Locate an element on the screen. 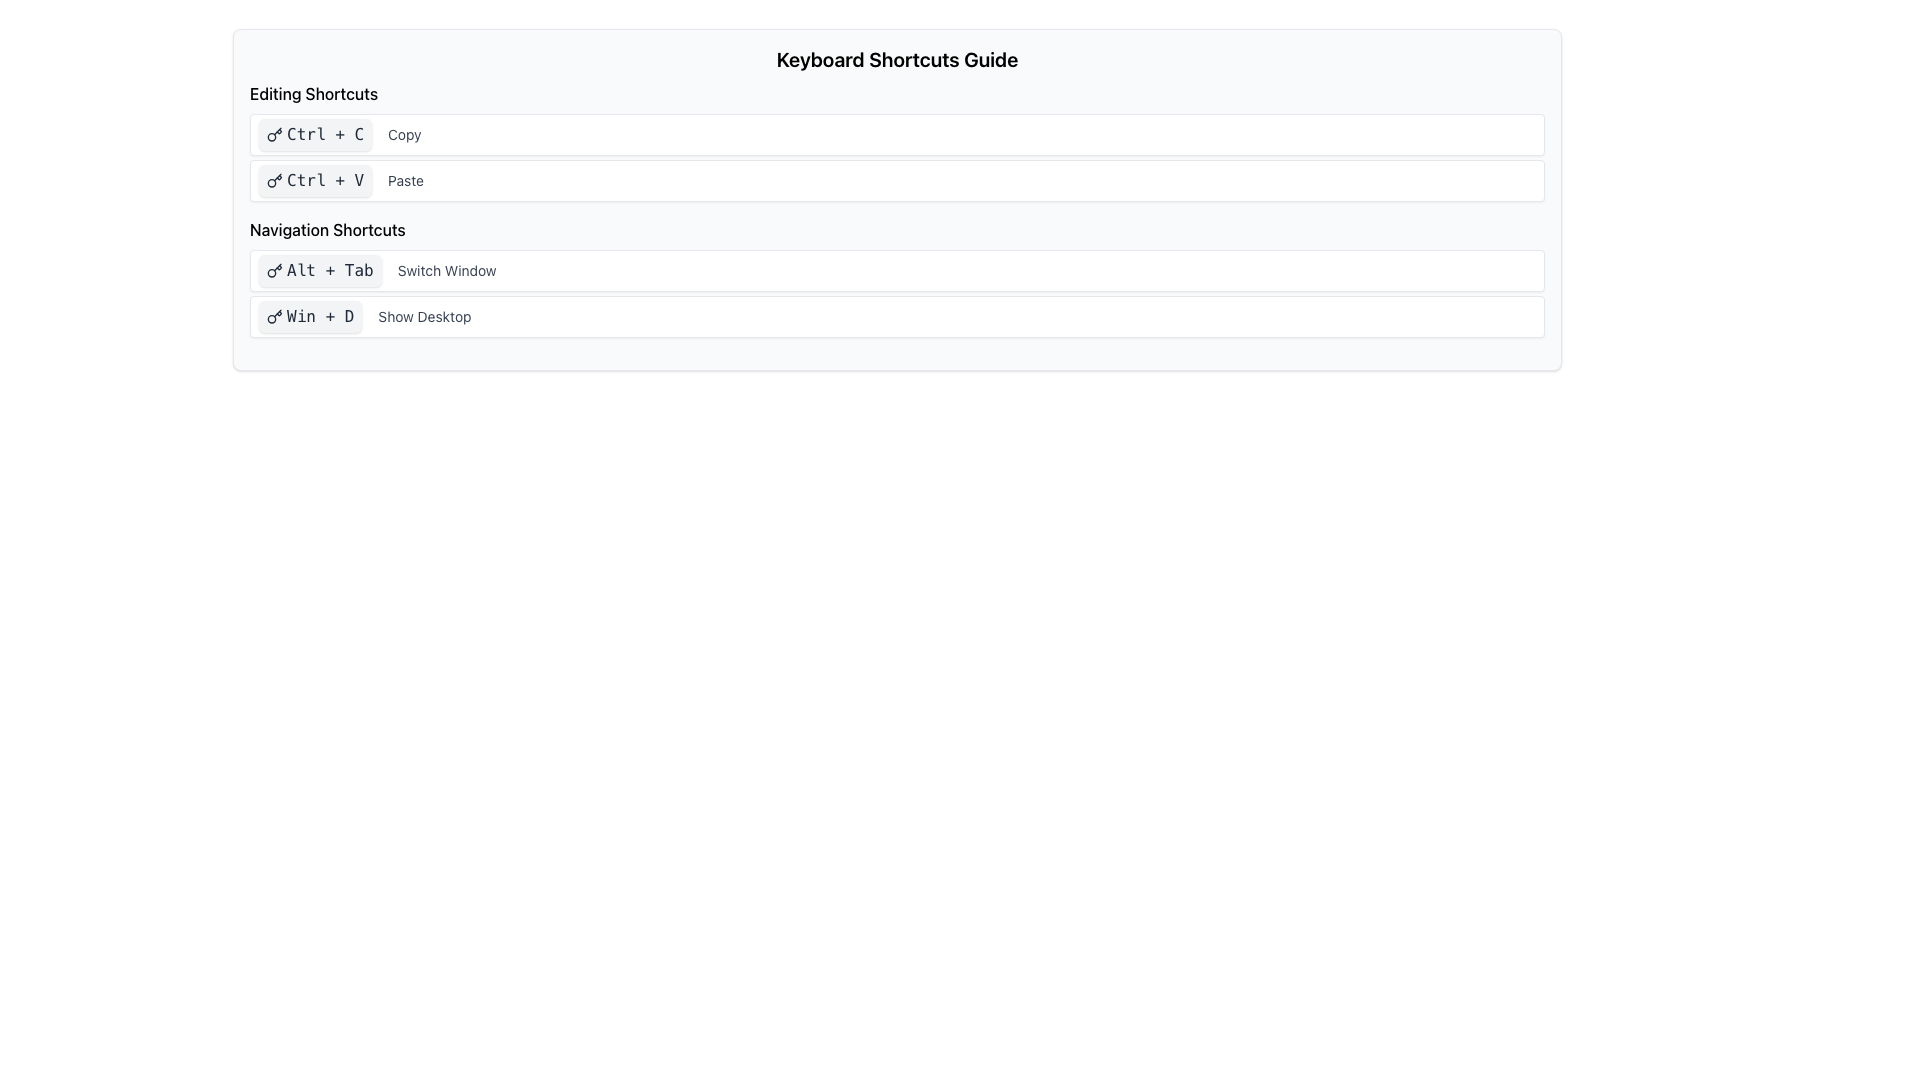 The image size is (1920, 1080). the text label displaying 'Switch Window', which is located immediately to the right of the 'Alt + Tab' label in the 'Navigation Shortcuts' section is located at coordinates (446, 270).